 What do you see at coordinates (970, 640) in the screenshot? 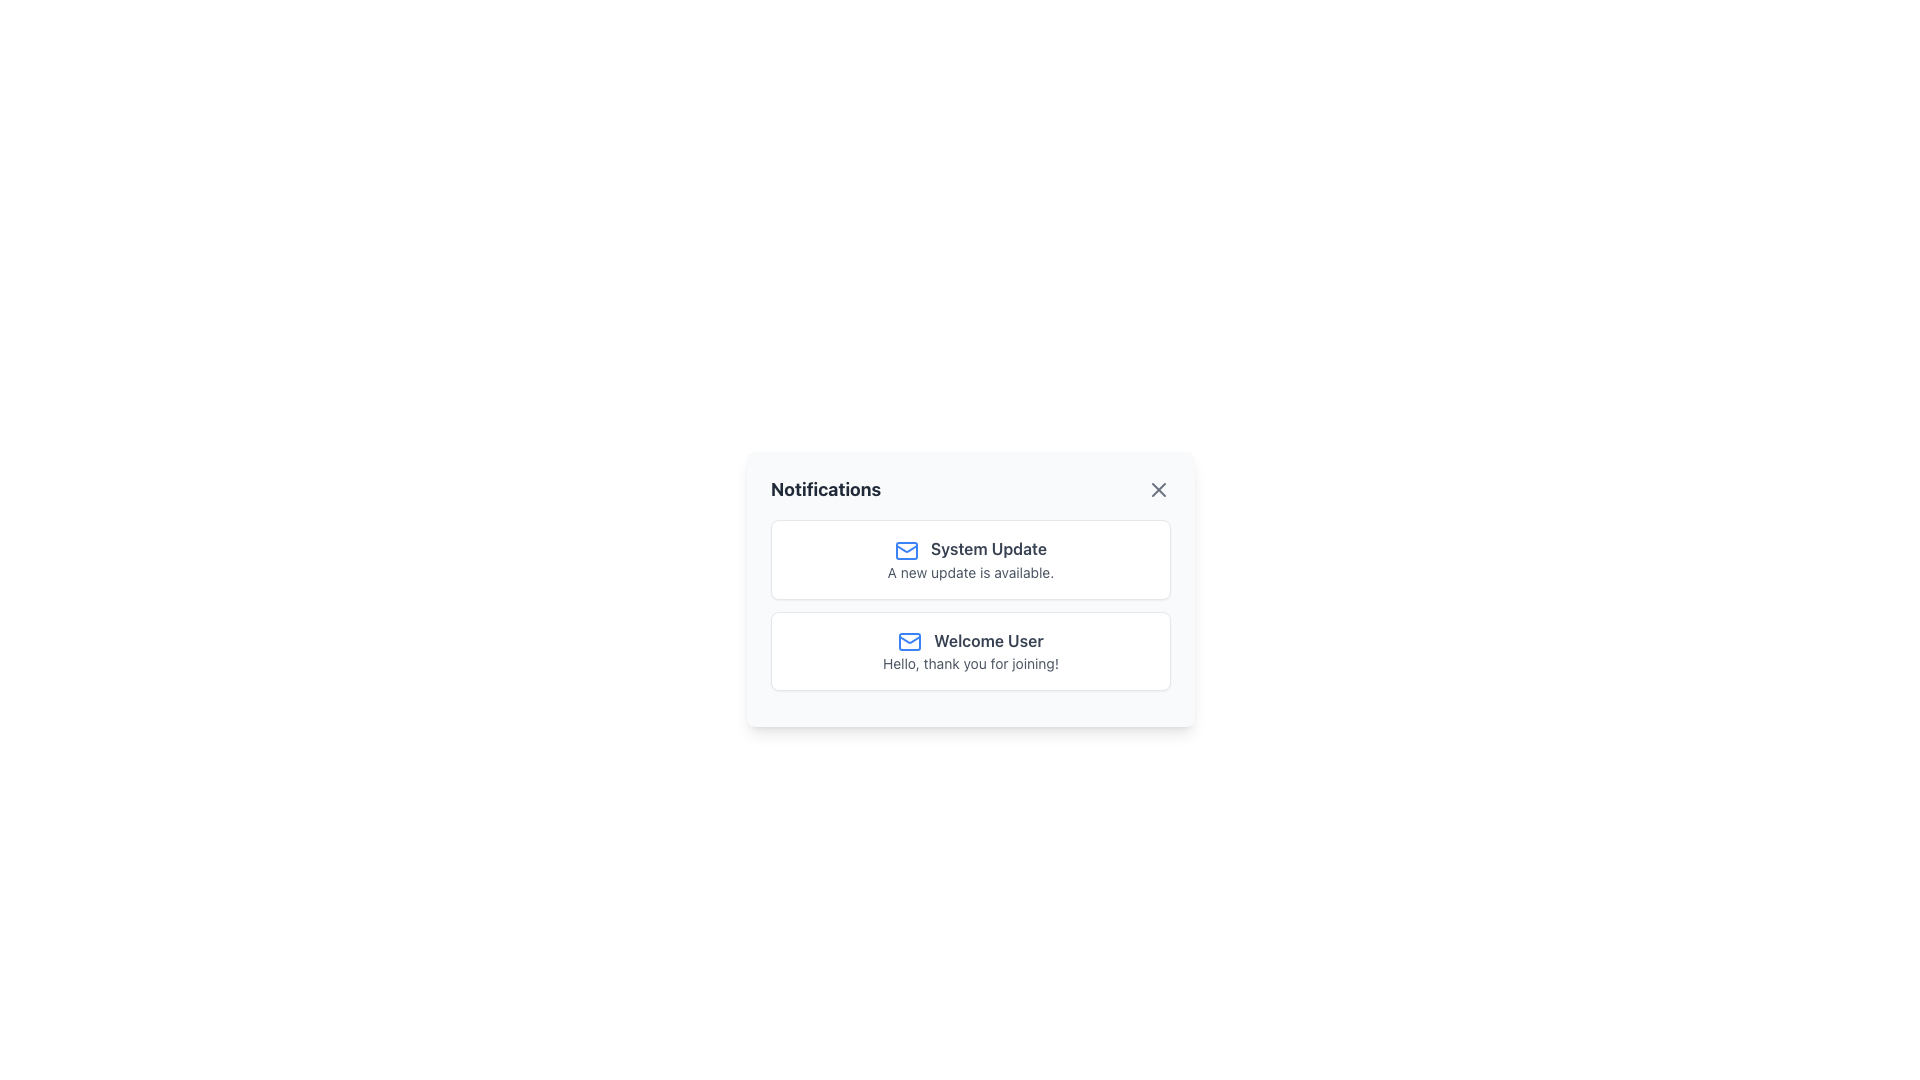
I see `the text 'Welcome User' in the notification card` at bounding box center [970, 640].